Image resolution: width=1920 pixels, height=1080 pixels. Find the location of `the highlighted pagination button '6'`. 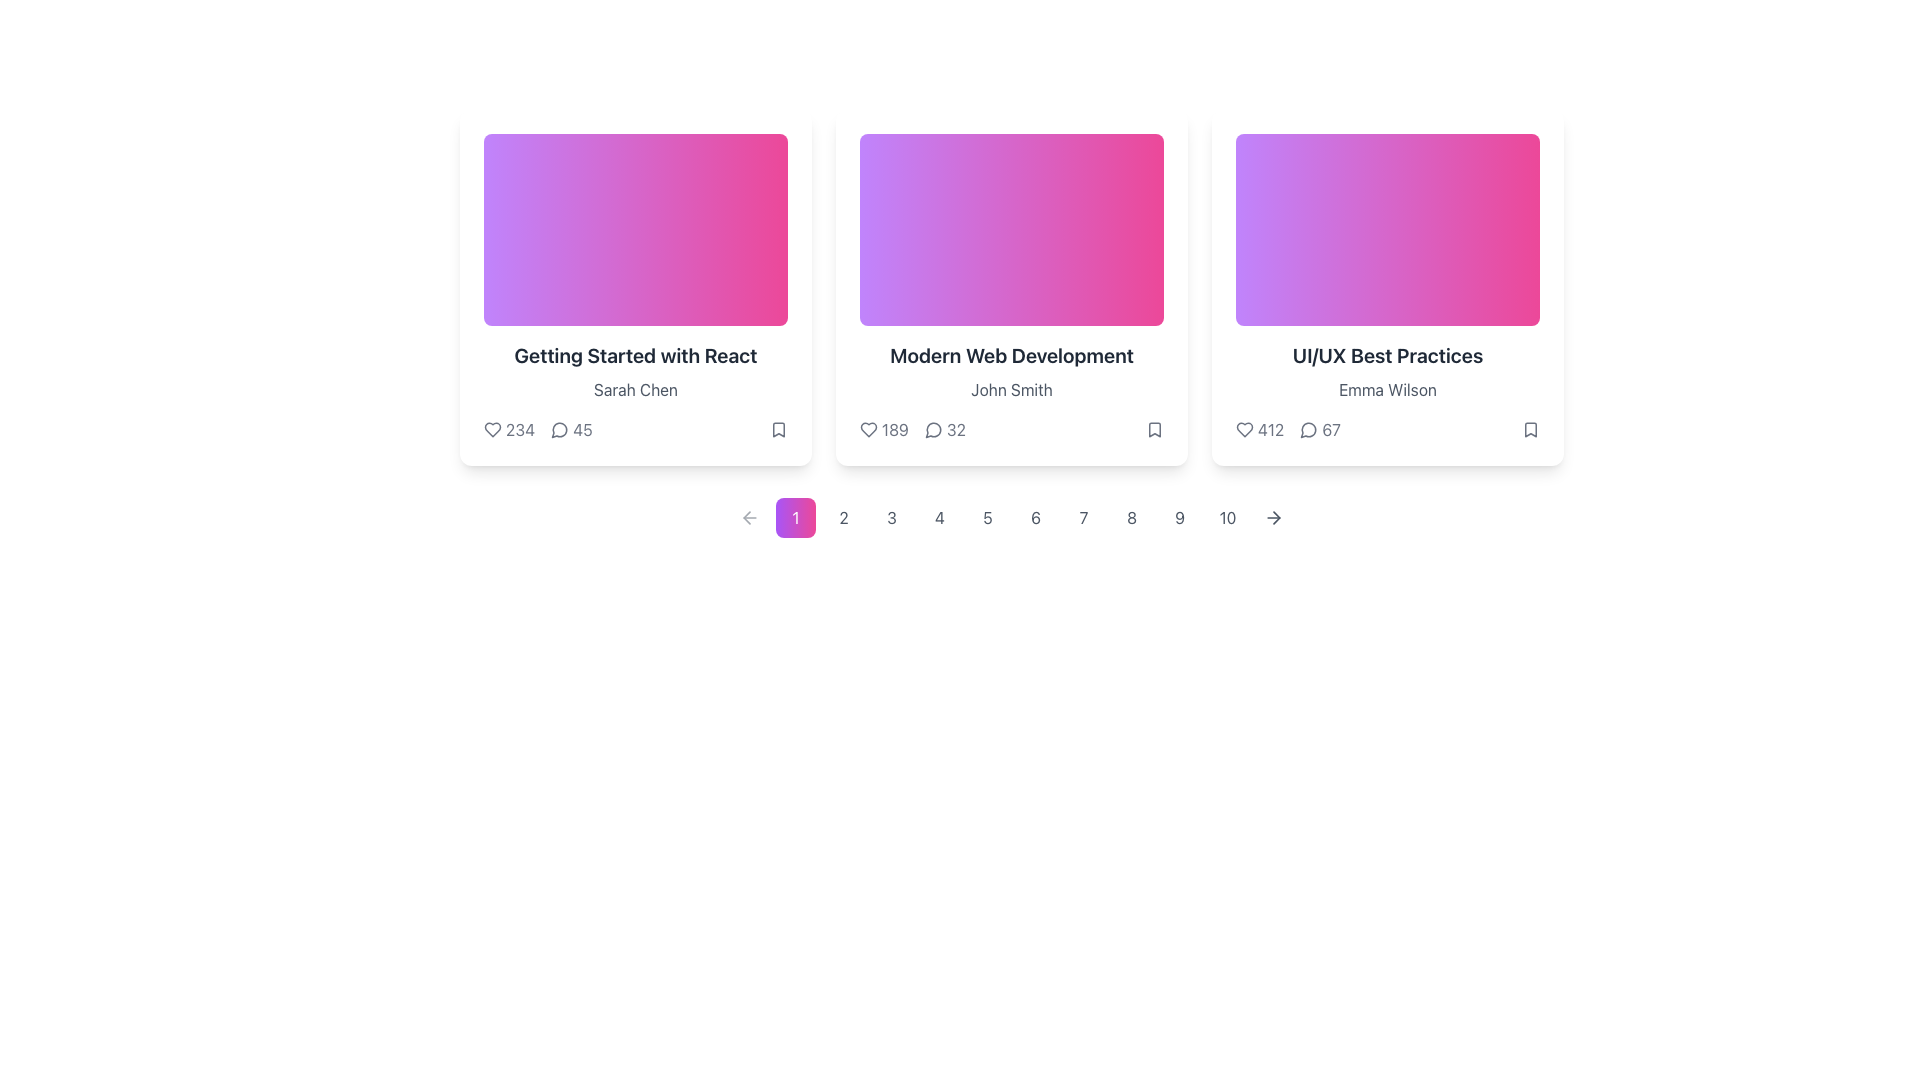

the highlighted pagination button '6' is located at coordinates (1012, 516).